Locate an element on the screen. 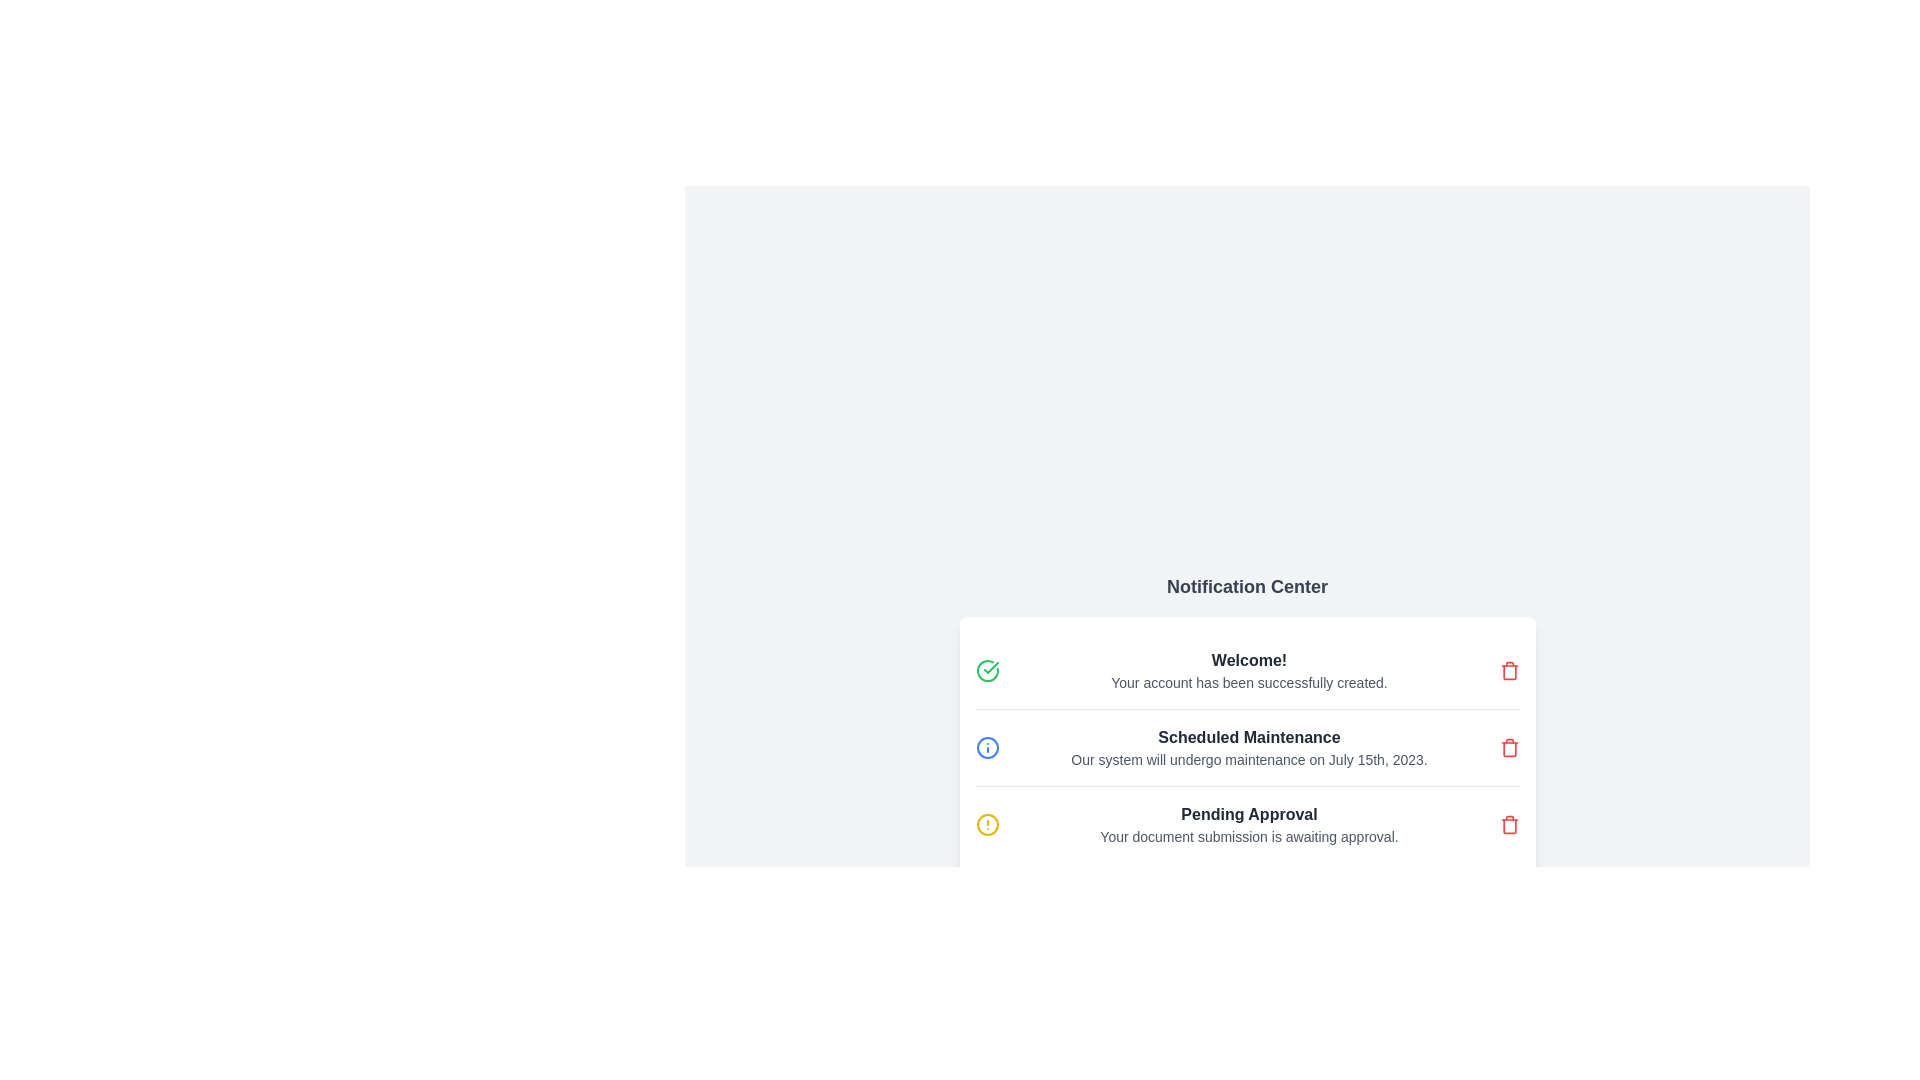  the SVG circle element inside the information icon representing 'Scheduled Maintenance' in the 'Notification Center' panel is located at coordinates (987, 748).